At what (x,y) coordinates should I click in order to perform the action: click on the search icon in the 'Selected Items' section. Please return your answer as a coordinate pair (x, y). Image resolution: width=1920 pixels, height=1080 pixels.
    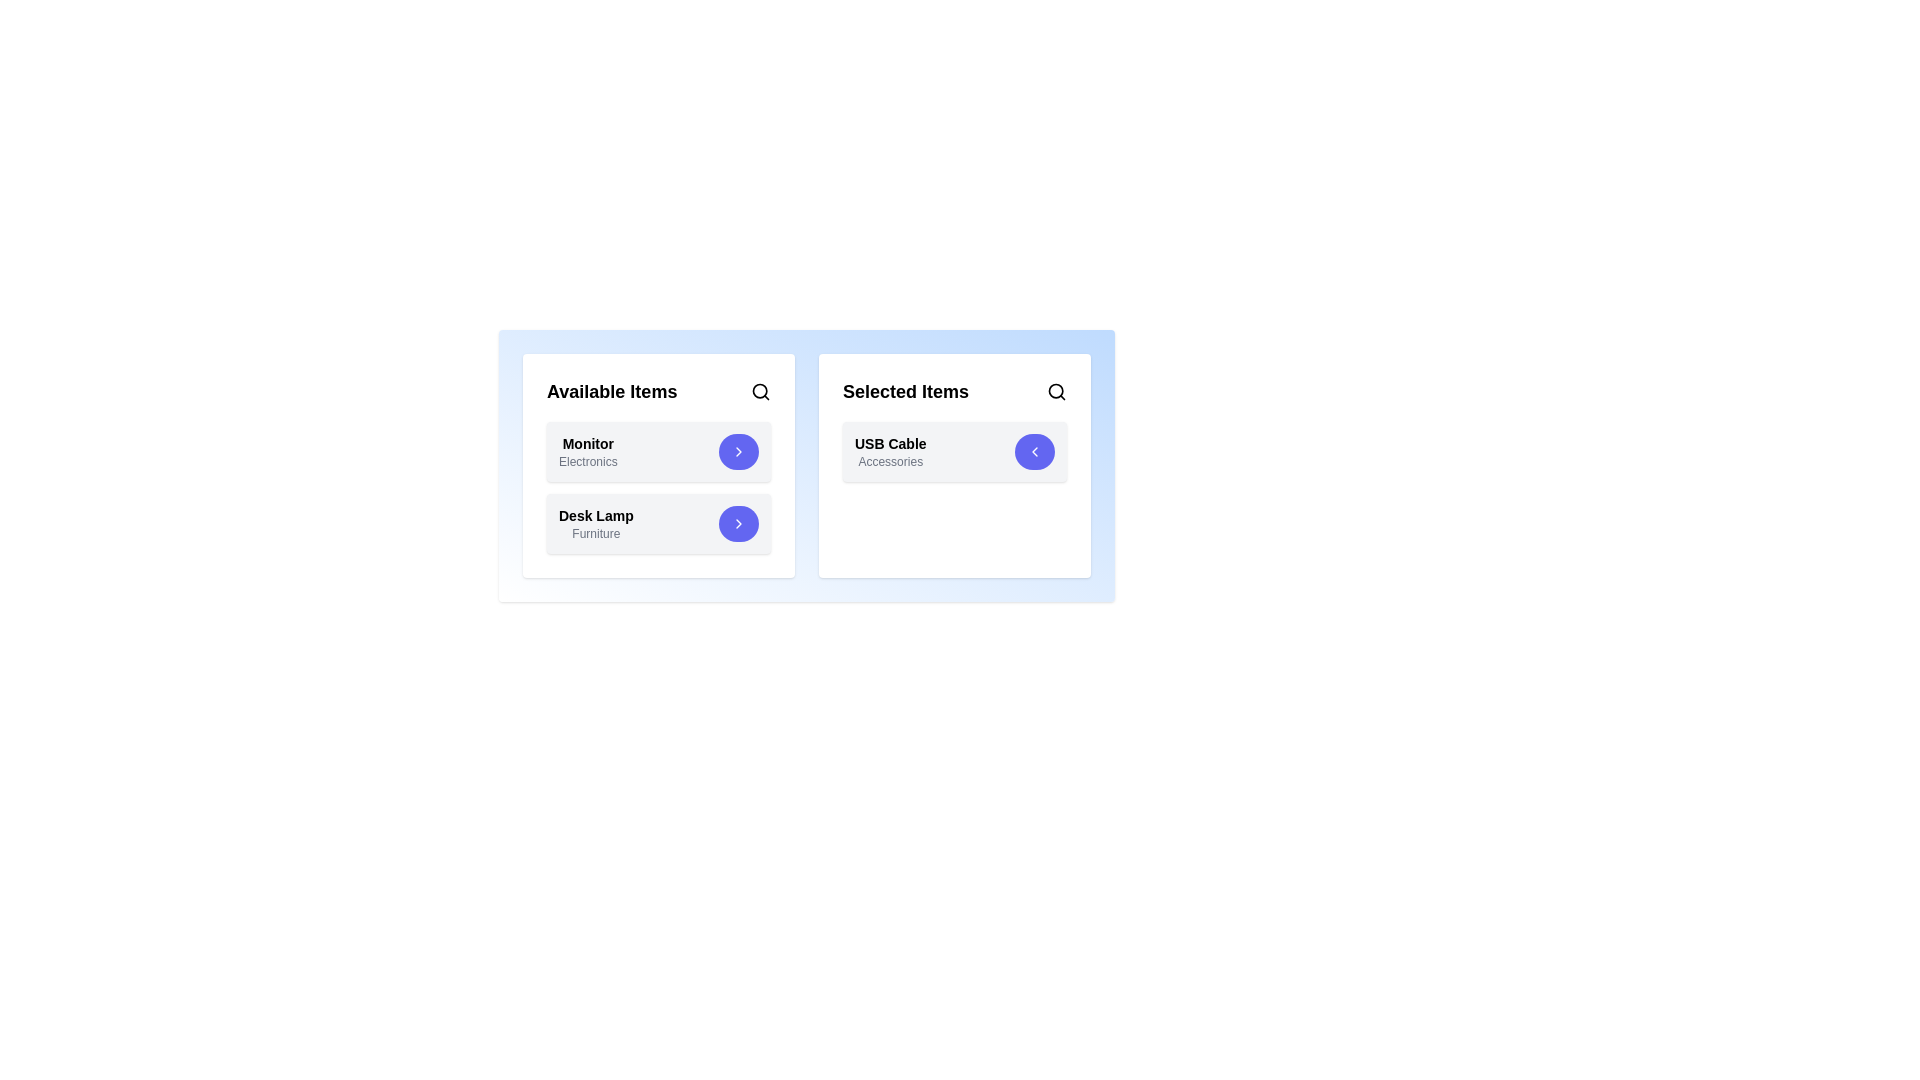
    Looking at the image, I should click on (1055, 392).